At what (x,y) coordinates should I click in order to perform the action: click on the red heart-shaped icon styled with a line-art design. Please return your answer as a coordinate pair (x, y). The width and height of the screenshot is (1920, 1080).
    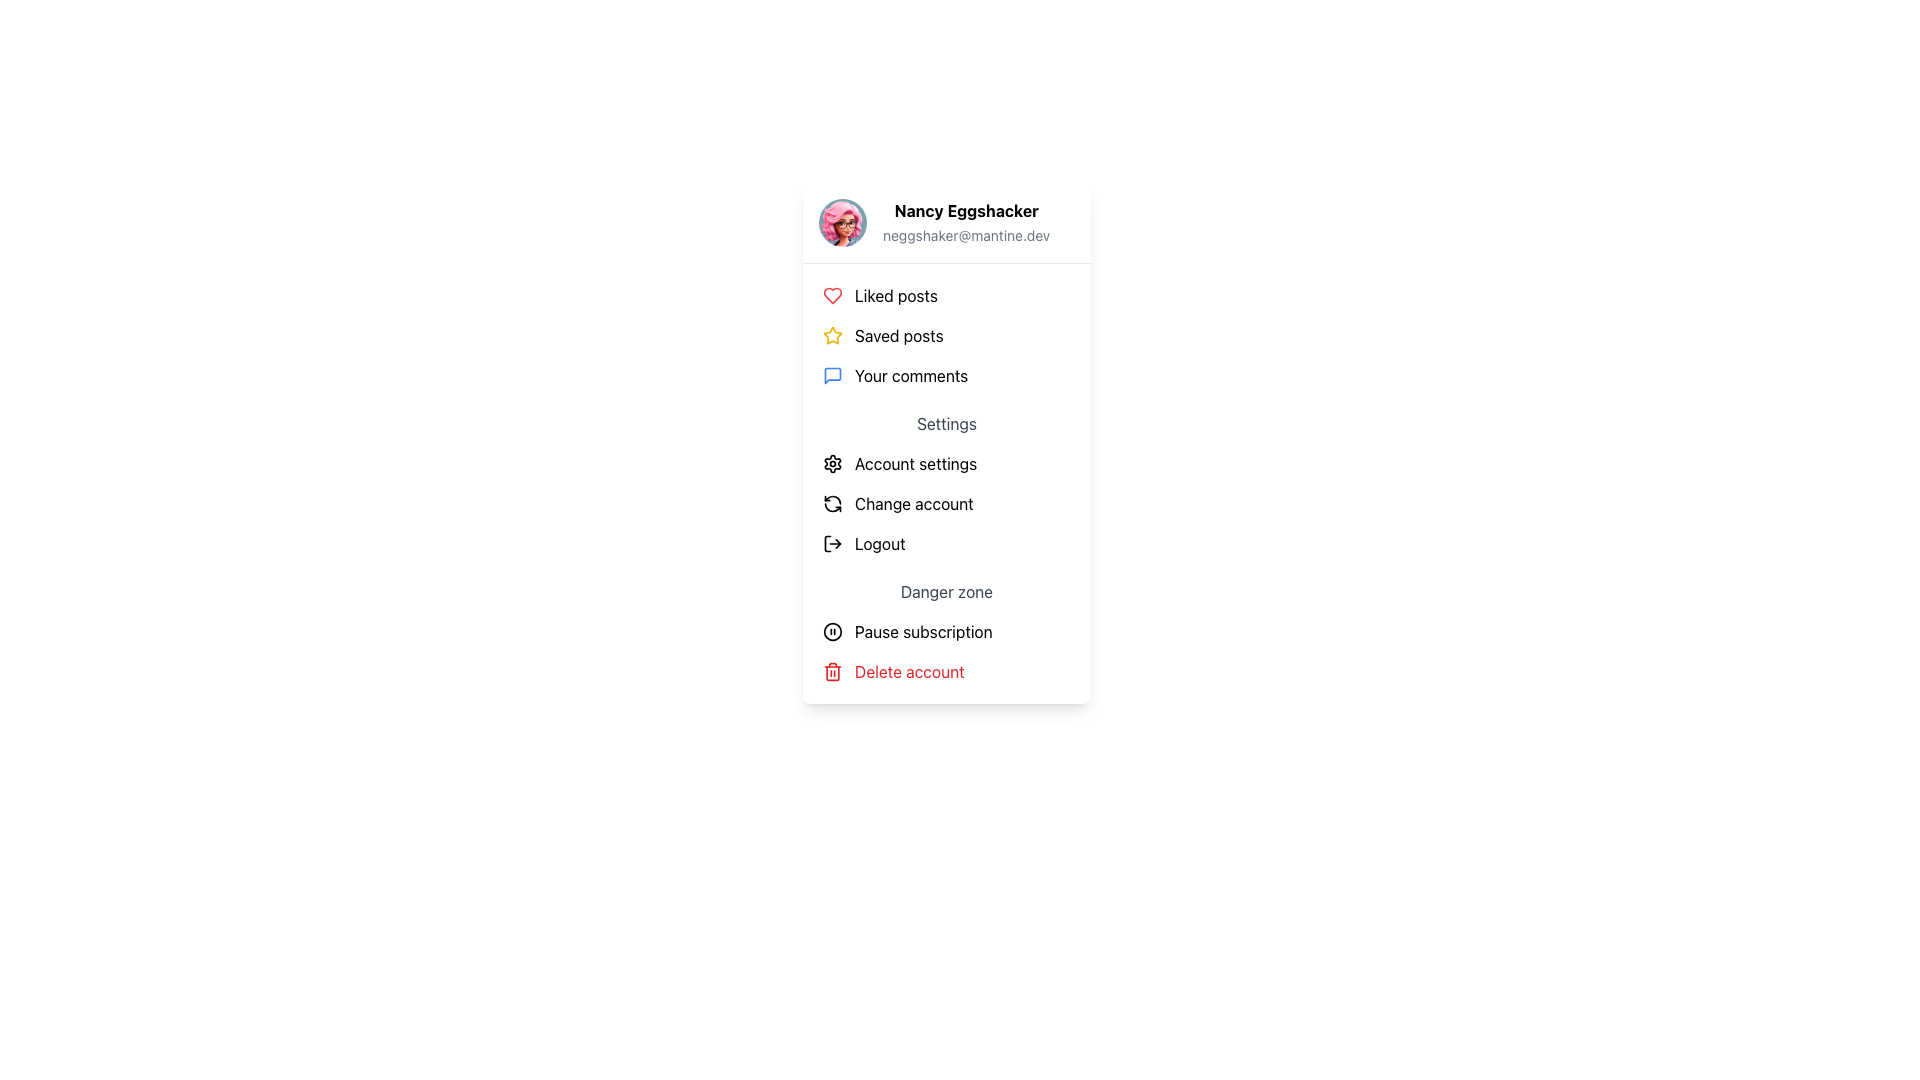
    Looking at the image, I should click on (833, 296).